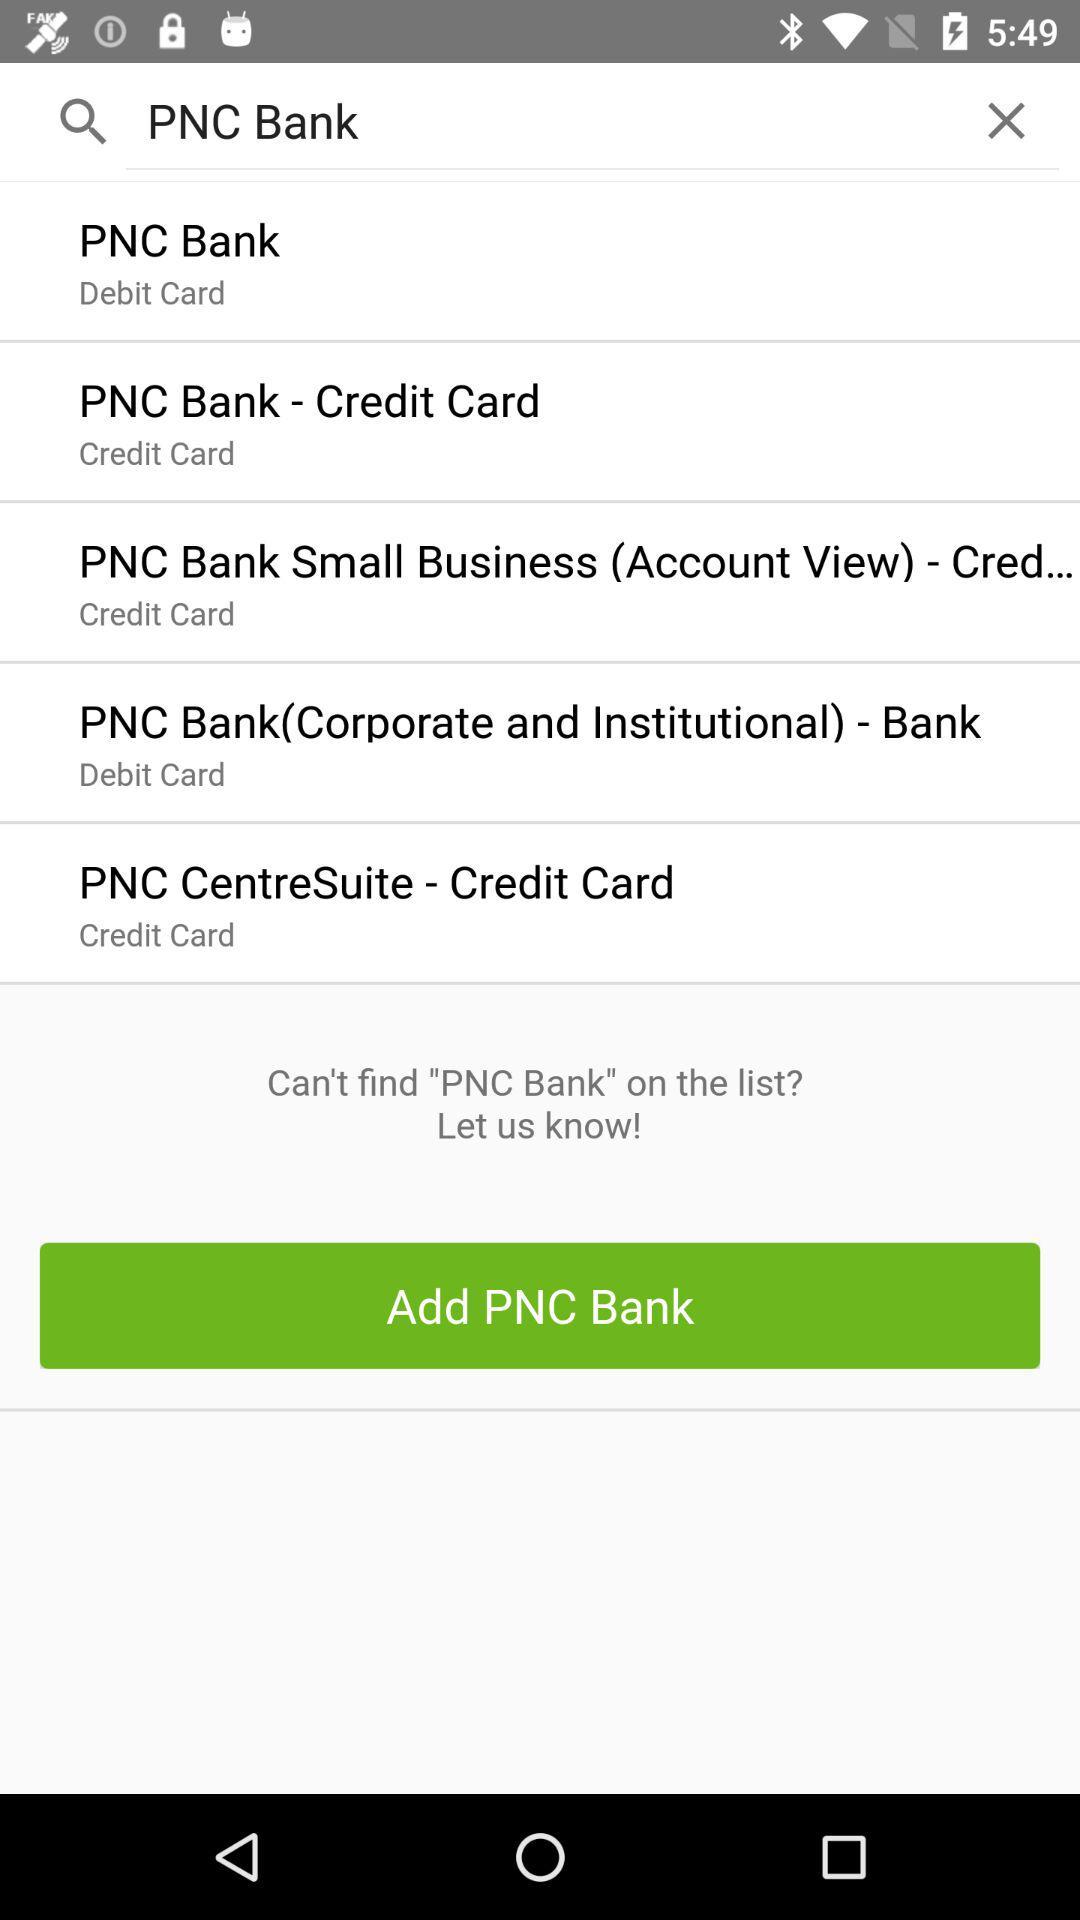 The image size is (1080, 1920). I want to click on the item to the right of the pnc bank icon, so click(1006, 119).